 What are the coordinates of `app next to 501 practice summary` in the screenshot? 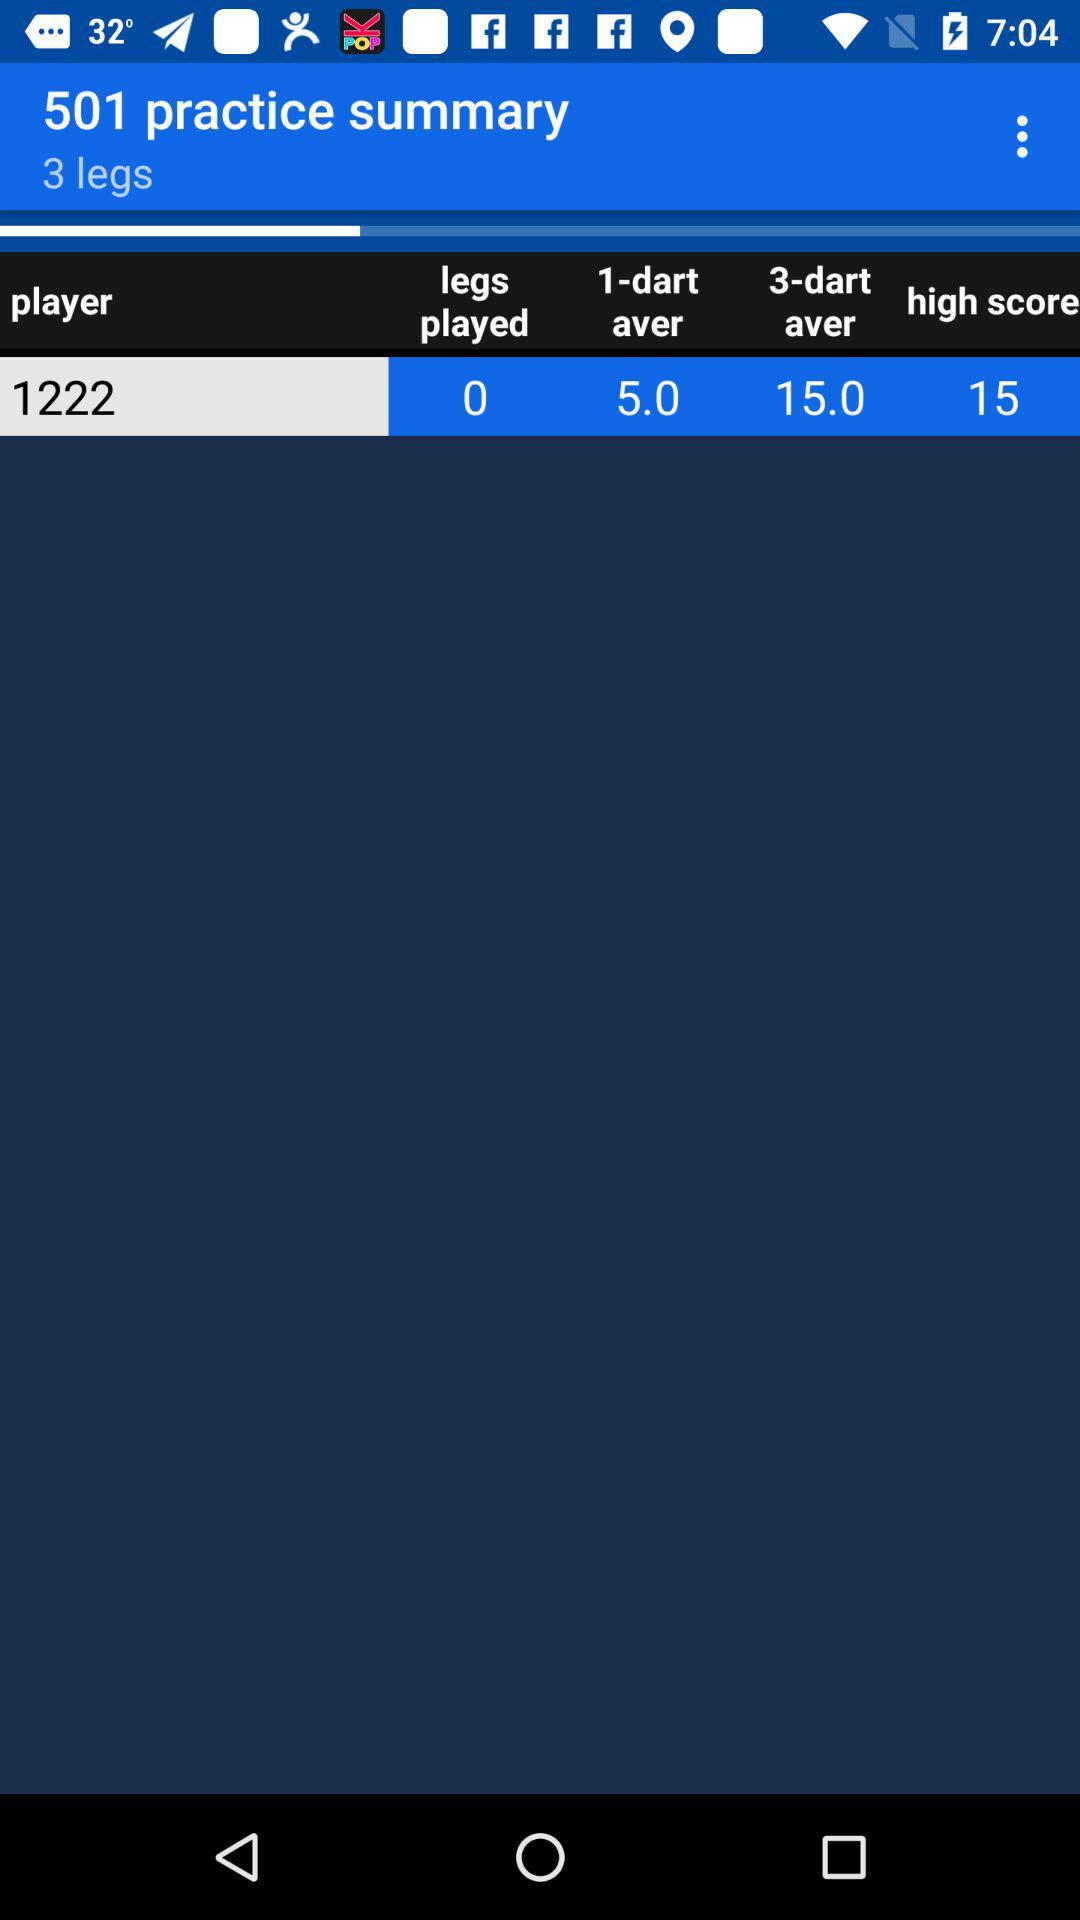 It's located at (1027, 135).